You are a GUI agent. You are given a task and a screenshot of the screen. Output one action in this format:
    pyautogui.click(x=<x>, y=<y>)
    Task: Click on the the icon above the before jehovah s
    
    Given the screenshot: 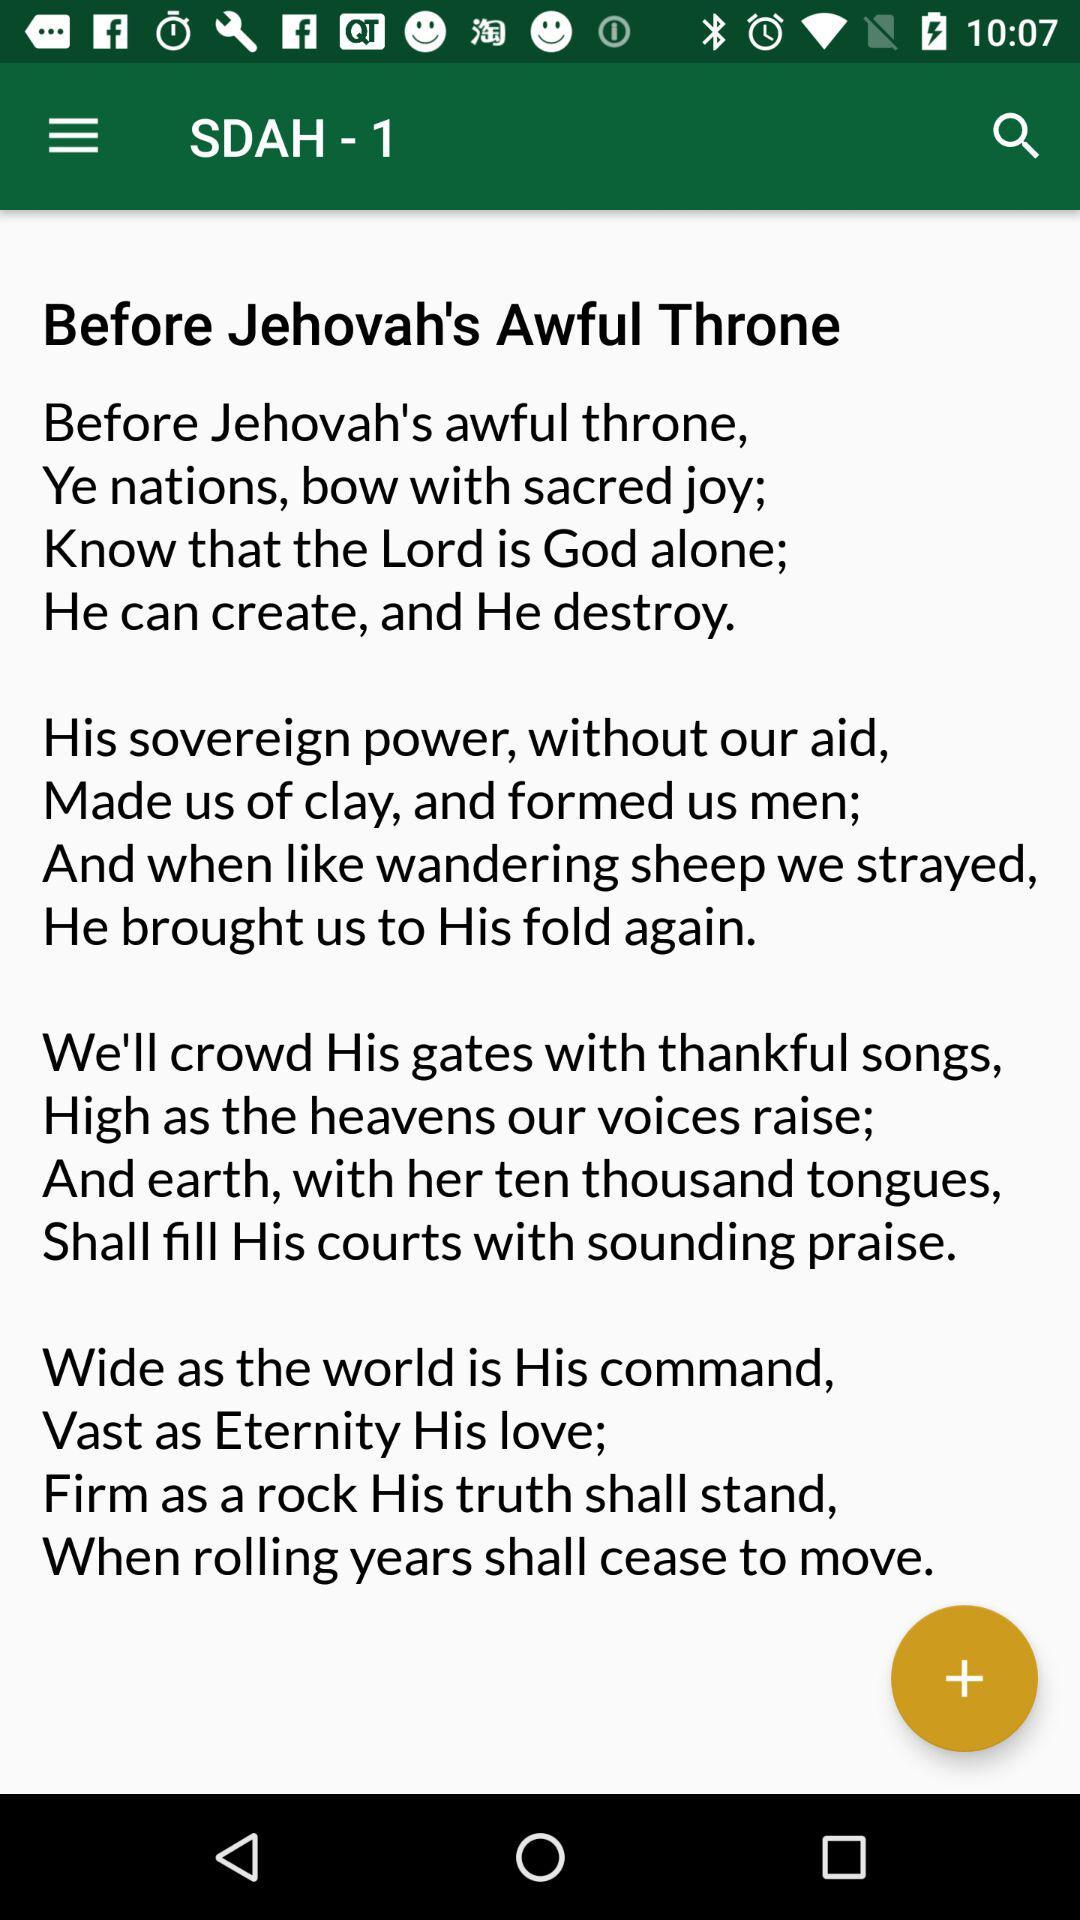 What is the action you would take?
    pyautogui.click(x=1017, y=135)
    